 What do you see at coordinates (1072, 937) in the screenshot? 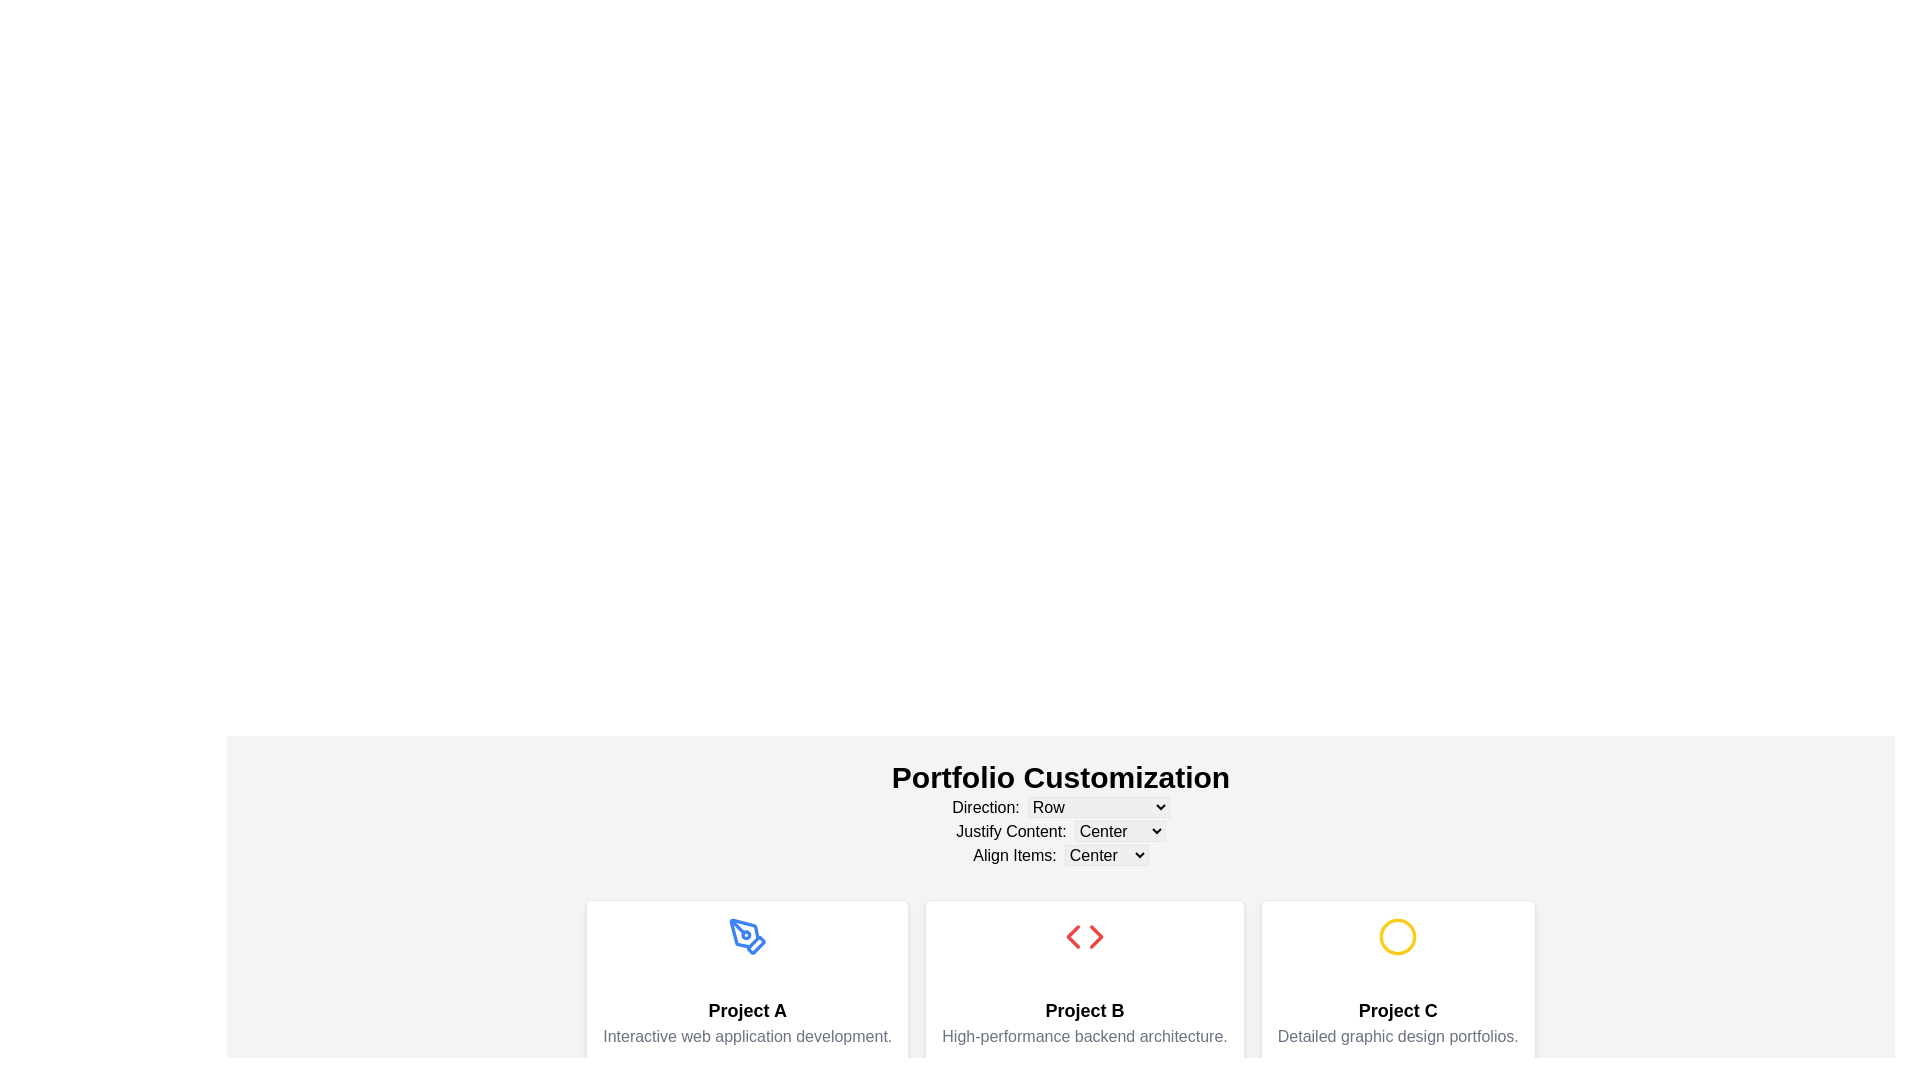
I see `the red left-pointing chevron located within the central rectangular card labeled 'Project B'` at bounding box center [1072, 937].